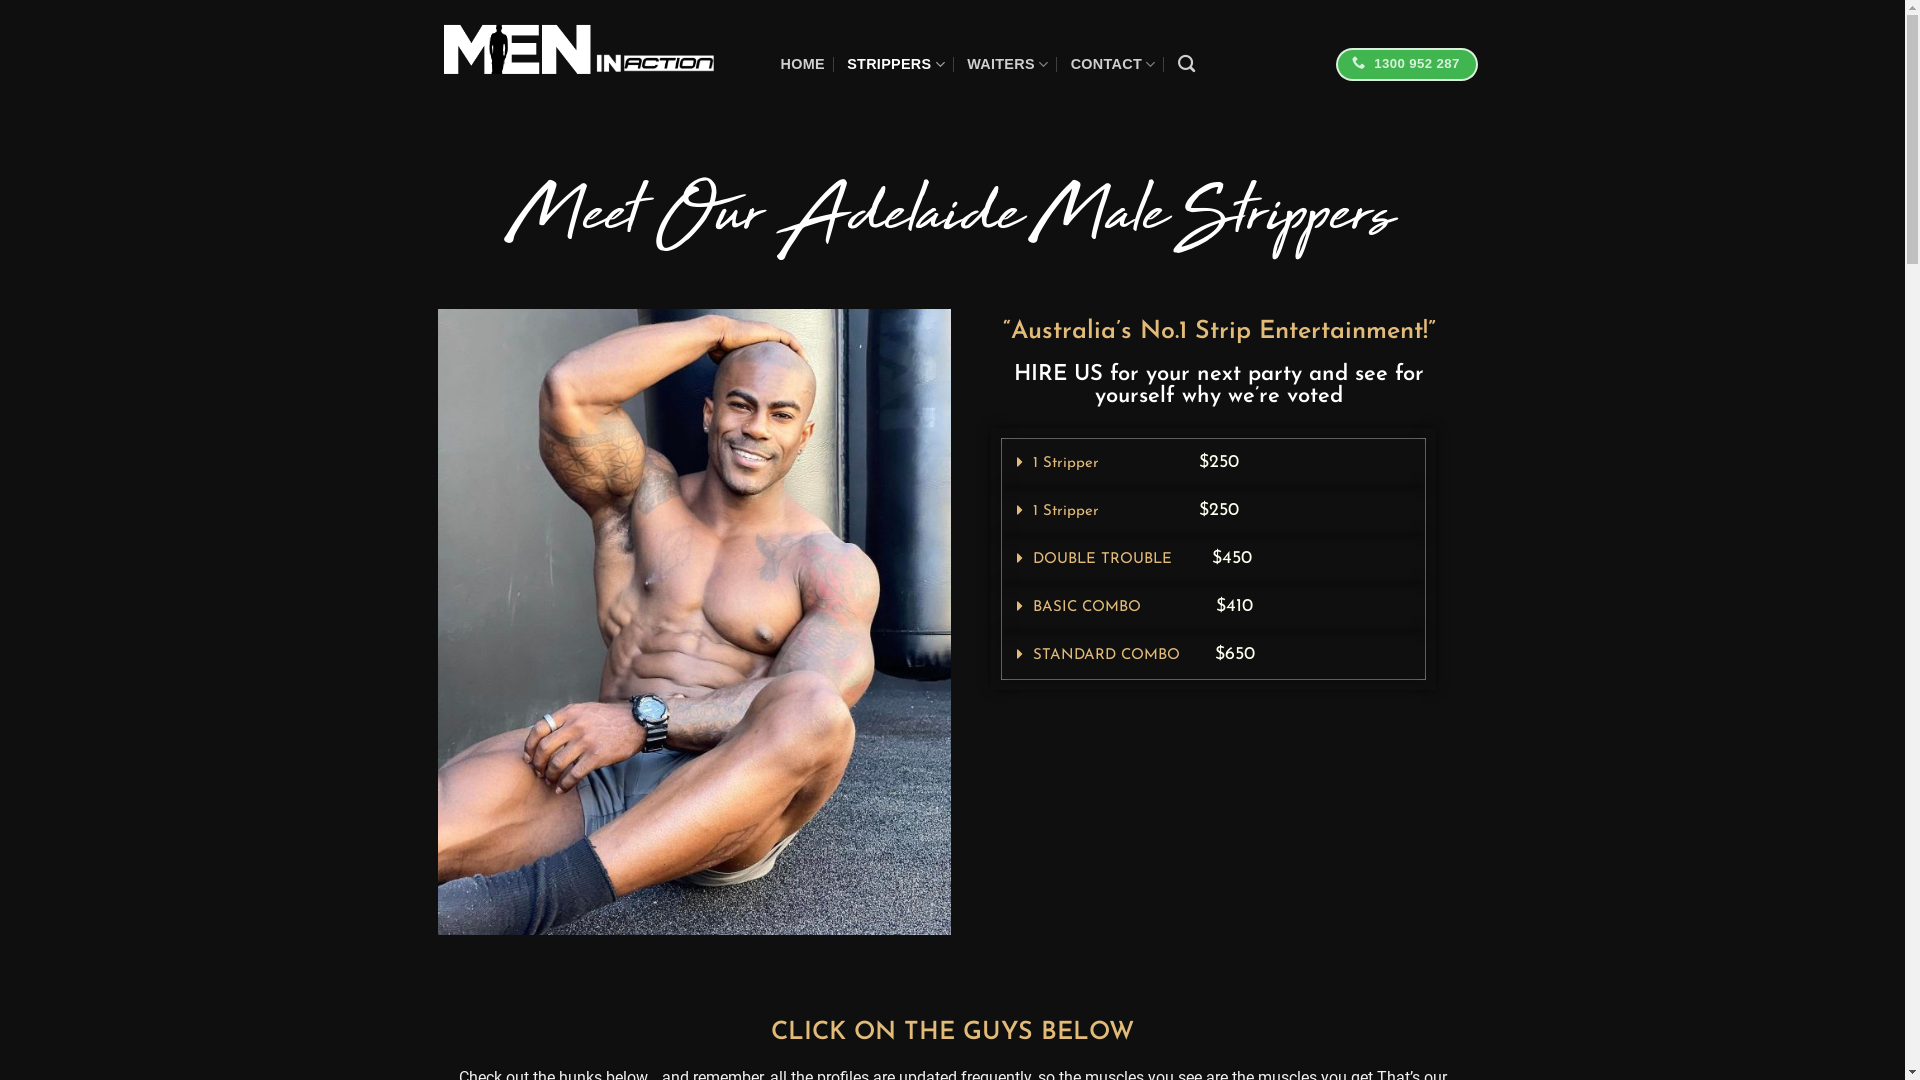 The image size is (1920, 1080). Describe the element at coordinates (1112, 63) in the screenshot. I see `'CONTACT'` at that location.